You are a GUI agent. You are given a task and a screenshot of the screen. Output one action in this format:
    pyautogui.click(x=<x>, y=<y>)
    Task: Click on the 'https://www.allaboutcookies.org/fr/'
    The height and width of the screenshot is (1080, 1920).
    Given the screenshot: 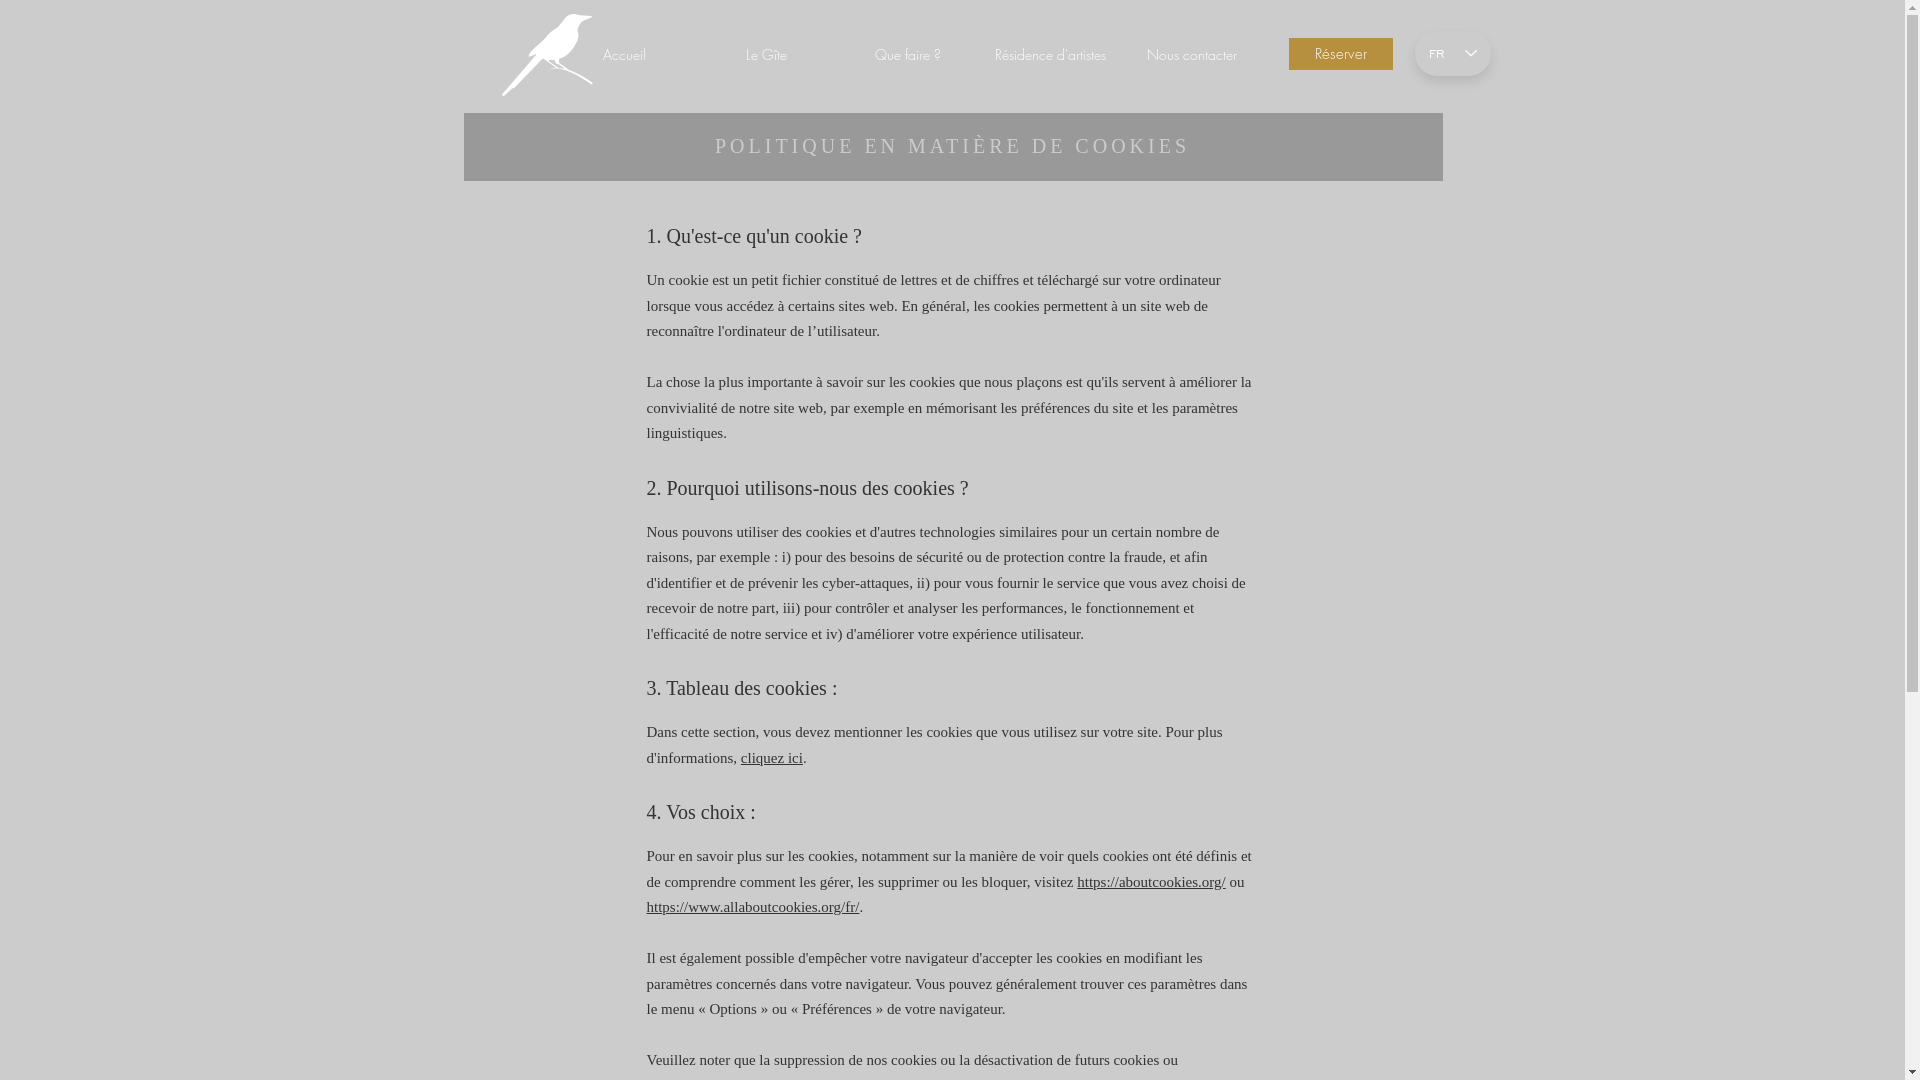 What is the action you would take?
    pyautogui.click(x=646, y=906)
    